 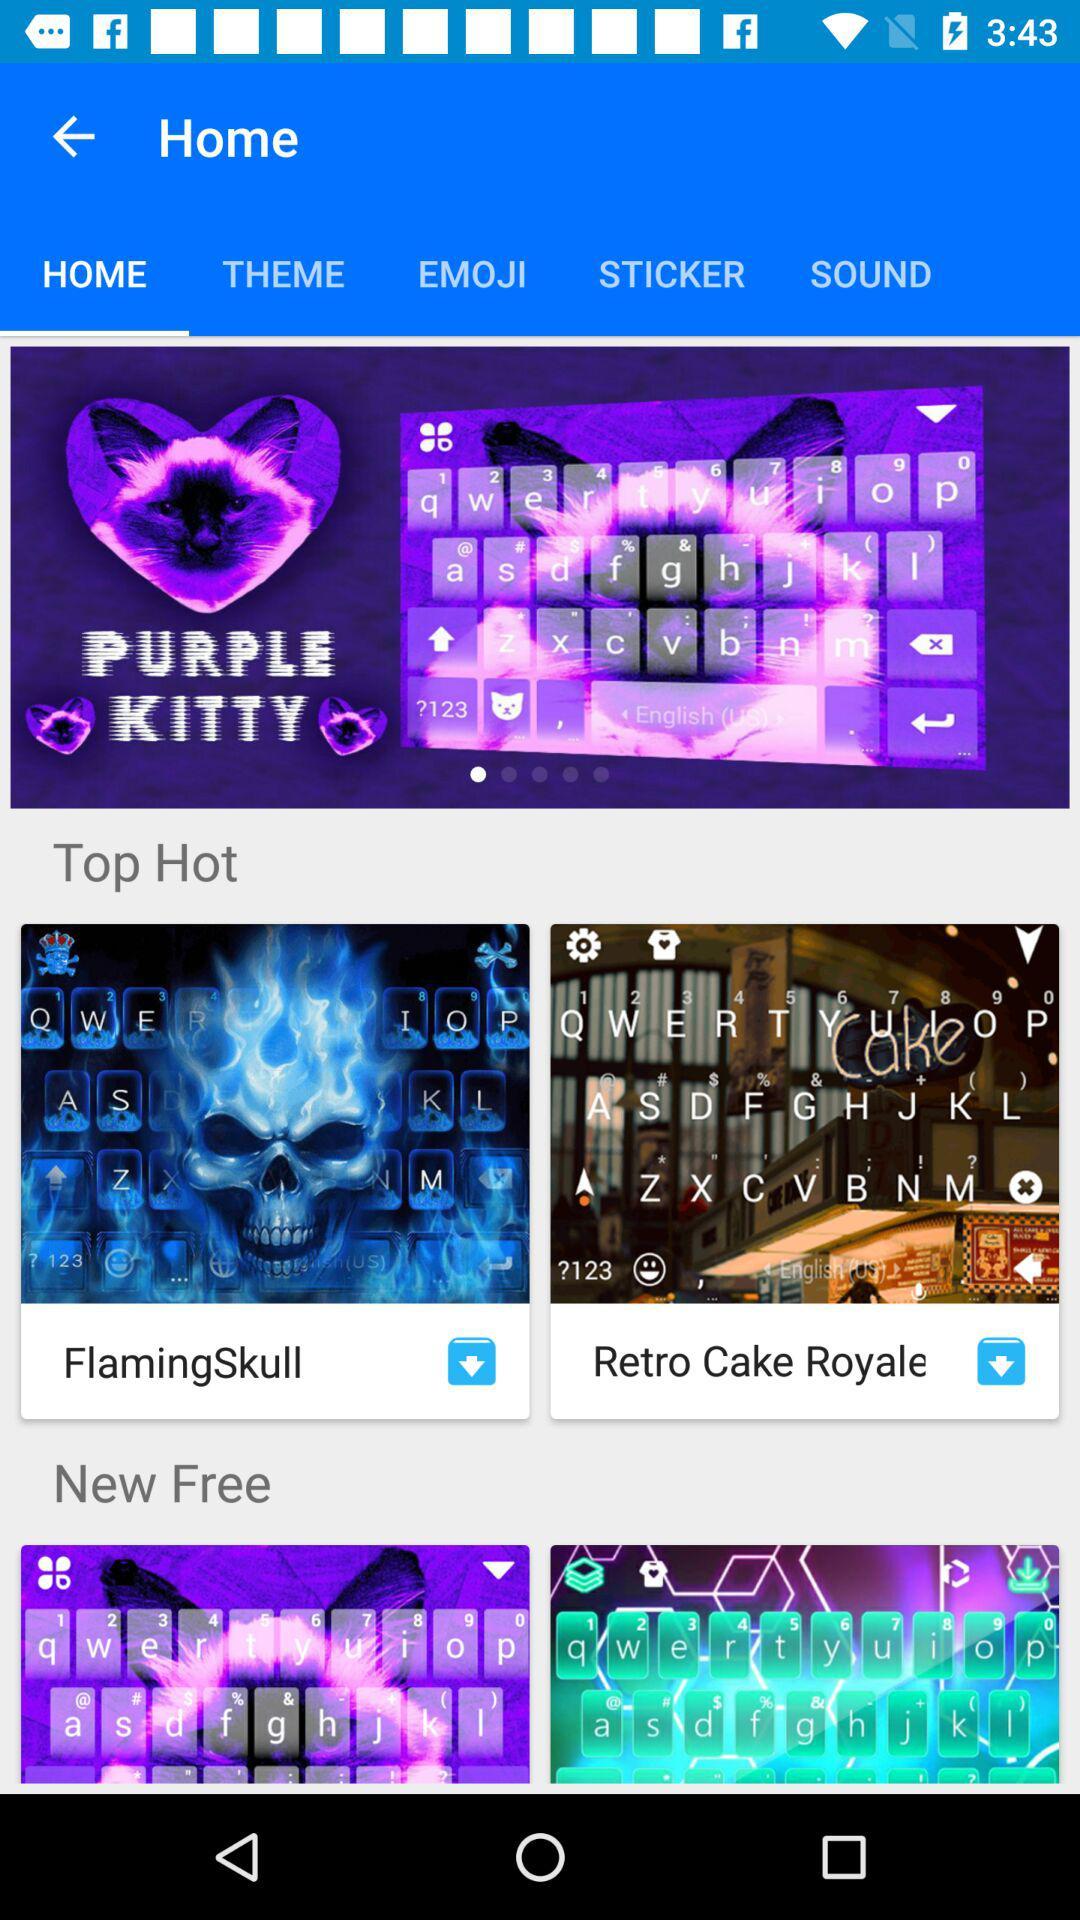 What do you see at coordinates (72, 135) in the screenshot?
I see `item above home` at bounding box center [72, 135].